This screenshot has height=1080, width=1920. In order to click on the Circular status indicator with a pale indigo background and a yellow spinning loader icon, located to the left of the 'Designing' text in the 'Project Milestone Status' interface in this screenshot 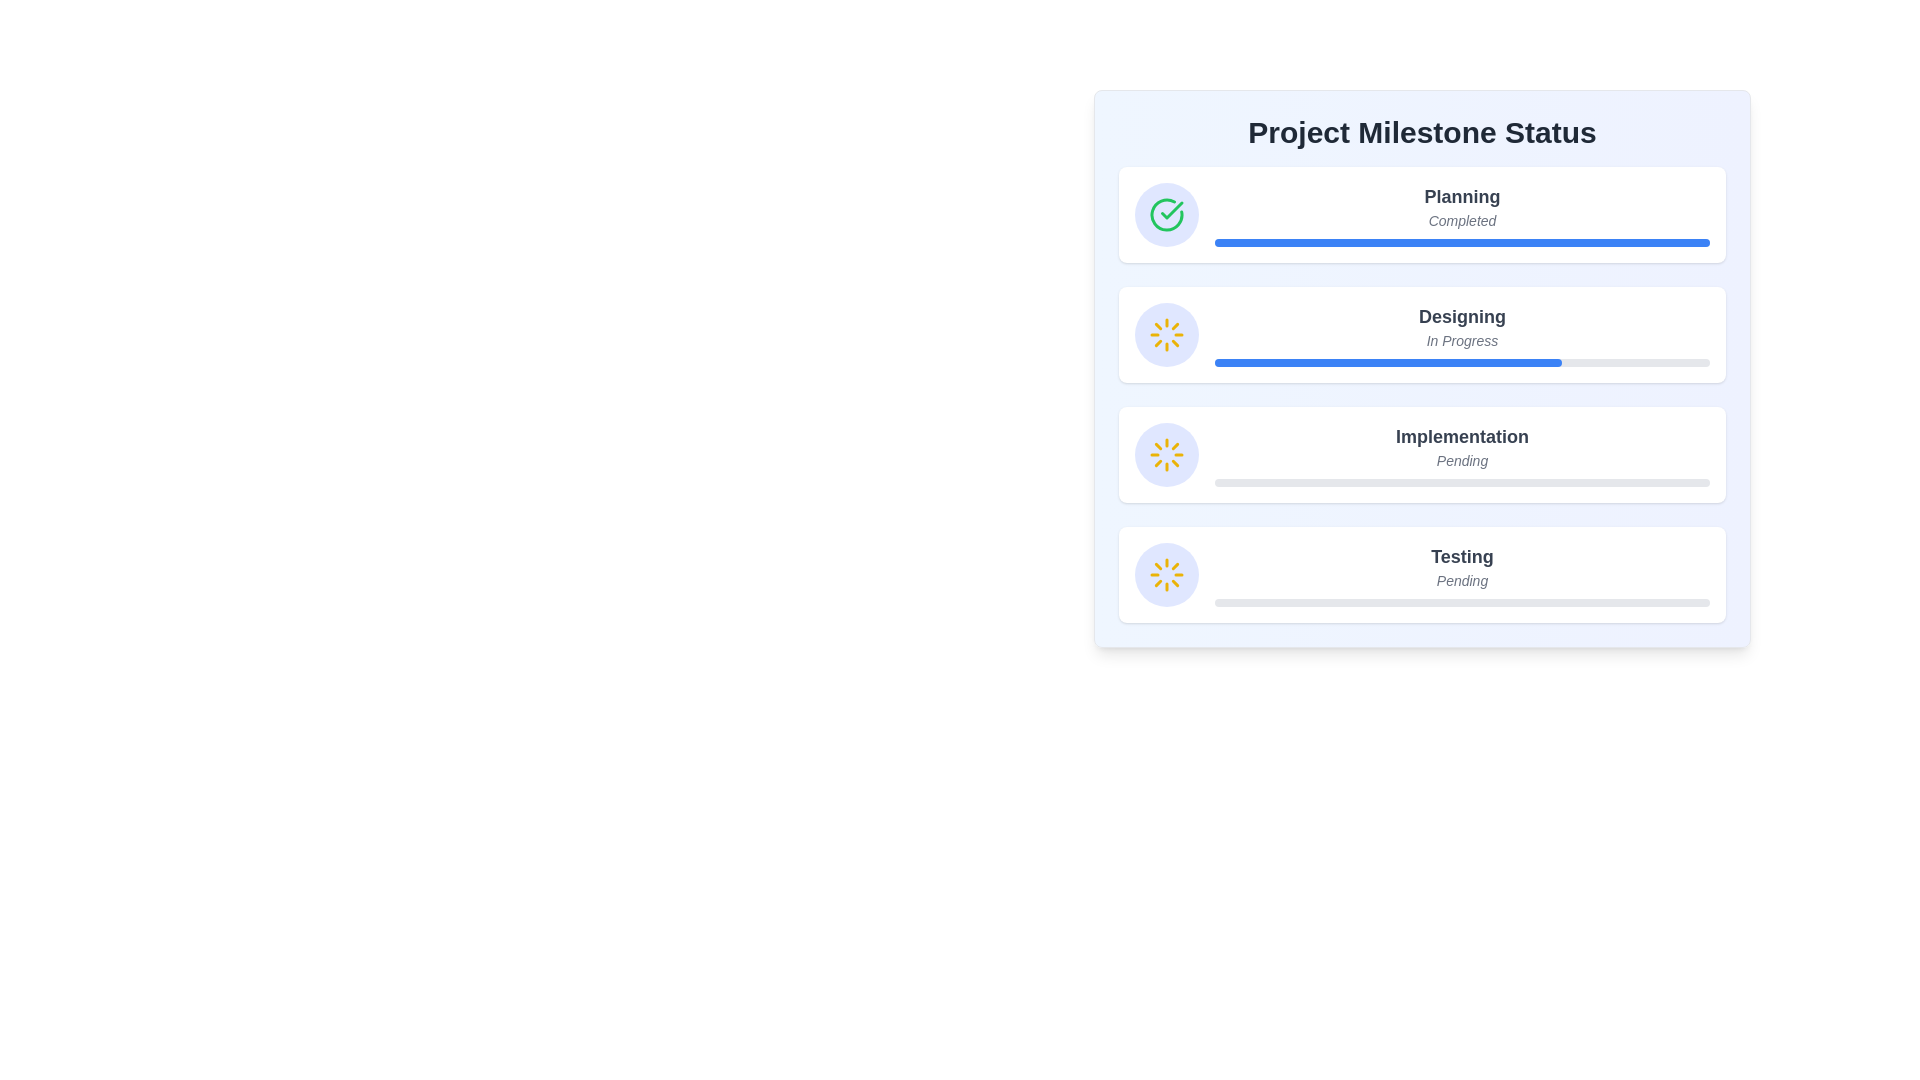, I will do `click(1166, 334)`.